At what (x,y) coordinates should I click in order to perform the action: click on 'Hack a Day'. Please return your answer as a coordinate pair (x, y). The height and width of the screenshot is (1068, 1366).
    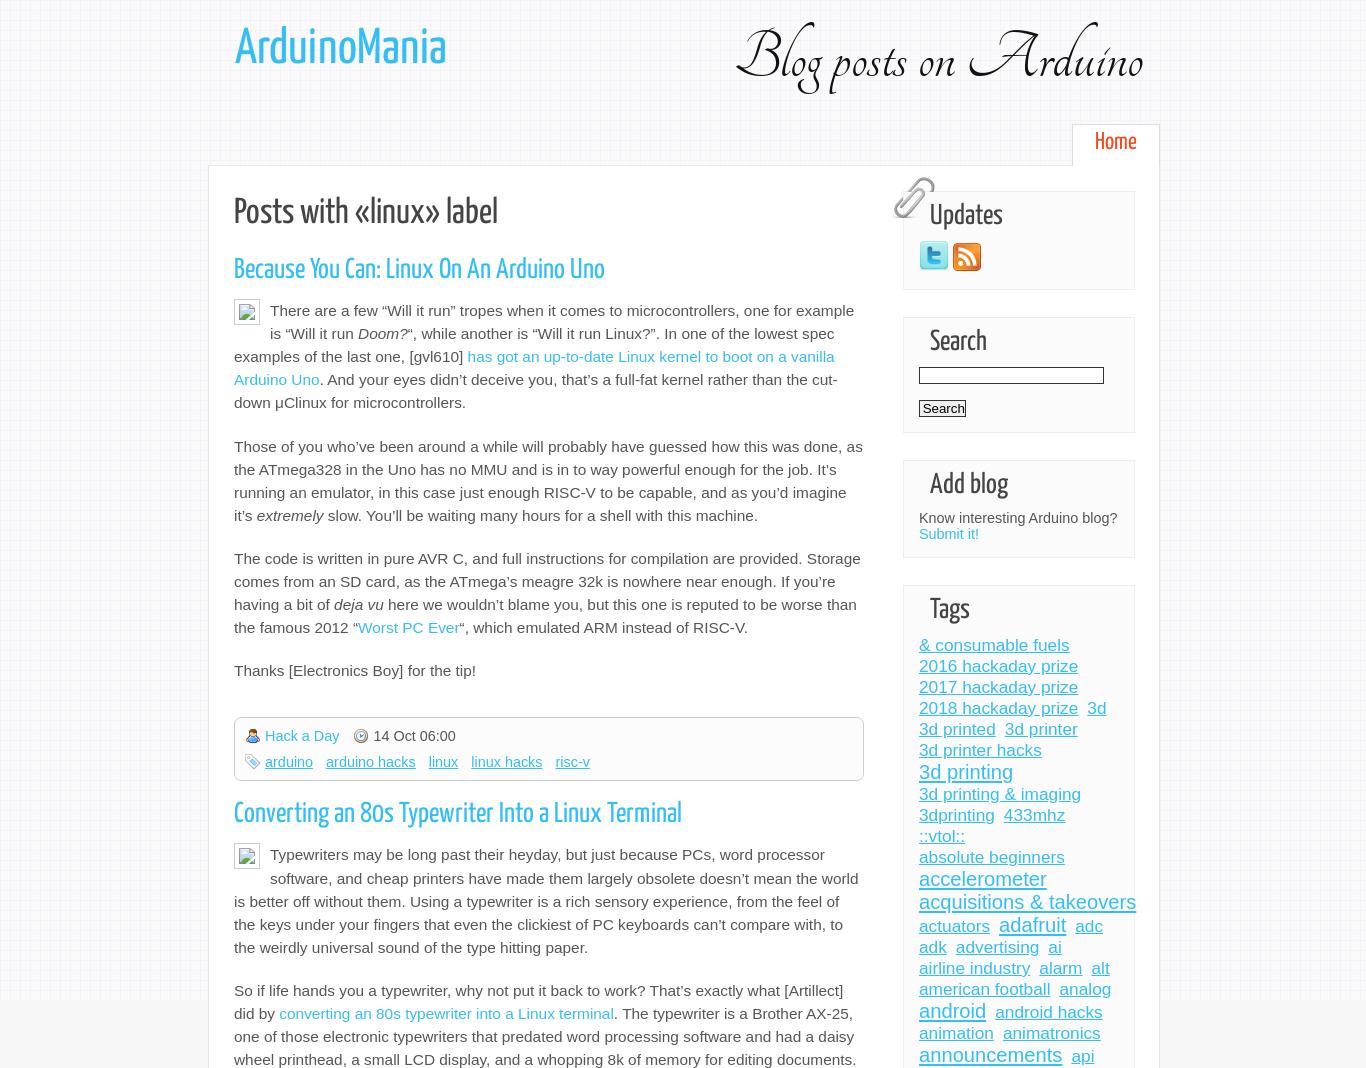
    Looking at the image, I should click on (265, 735).